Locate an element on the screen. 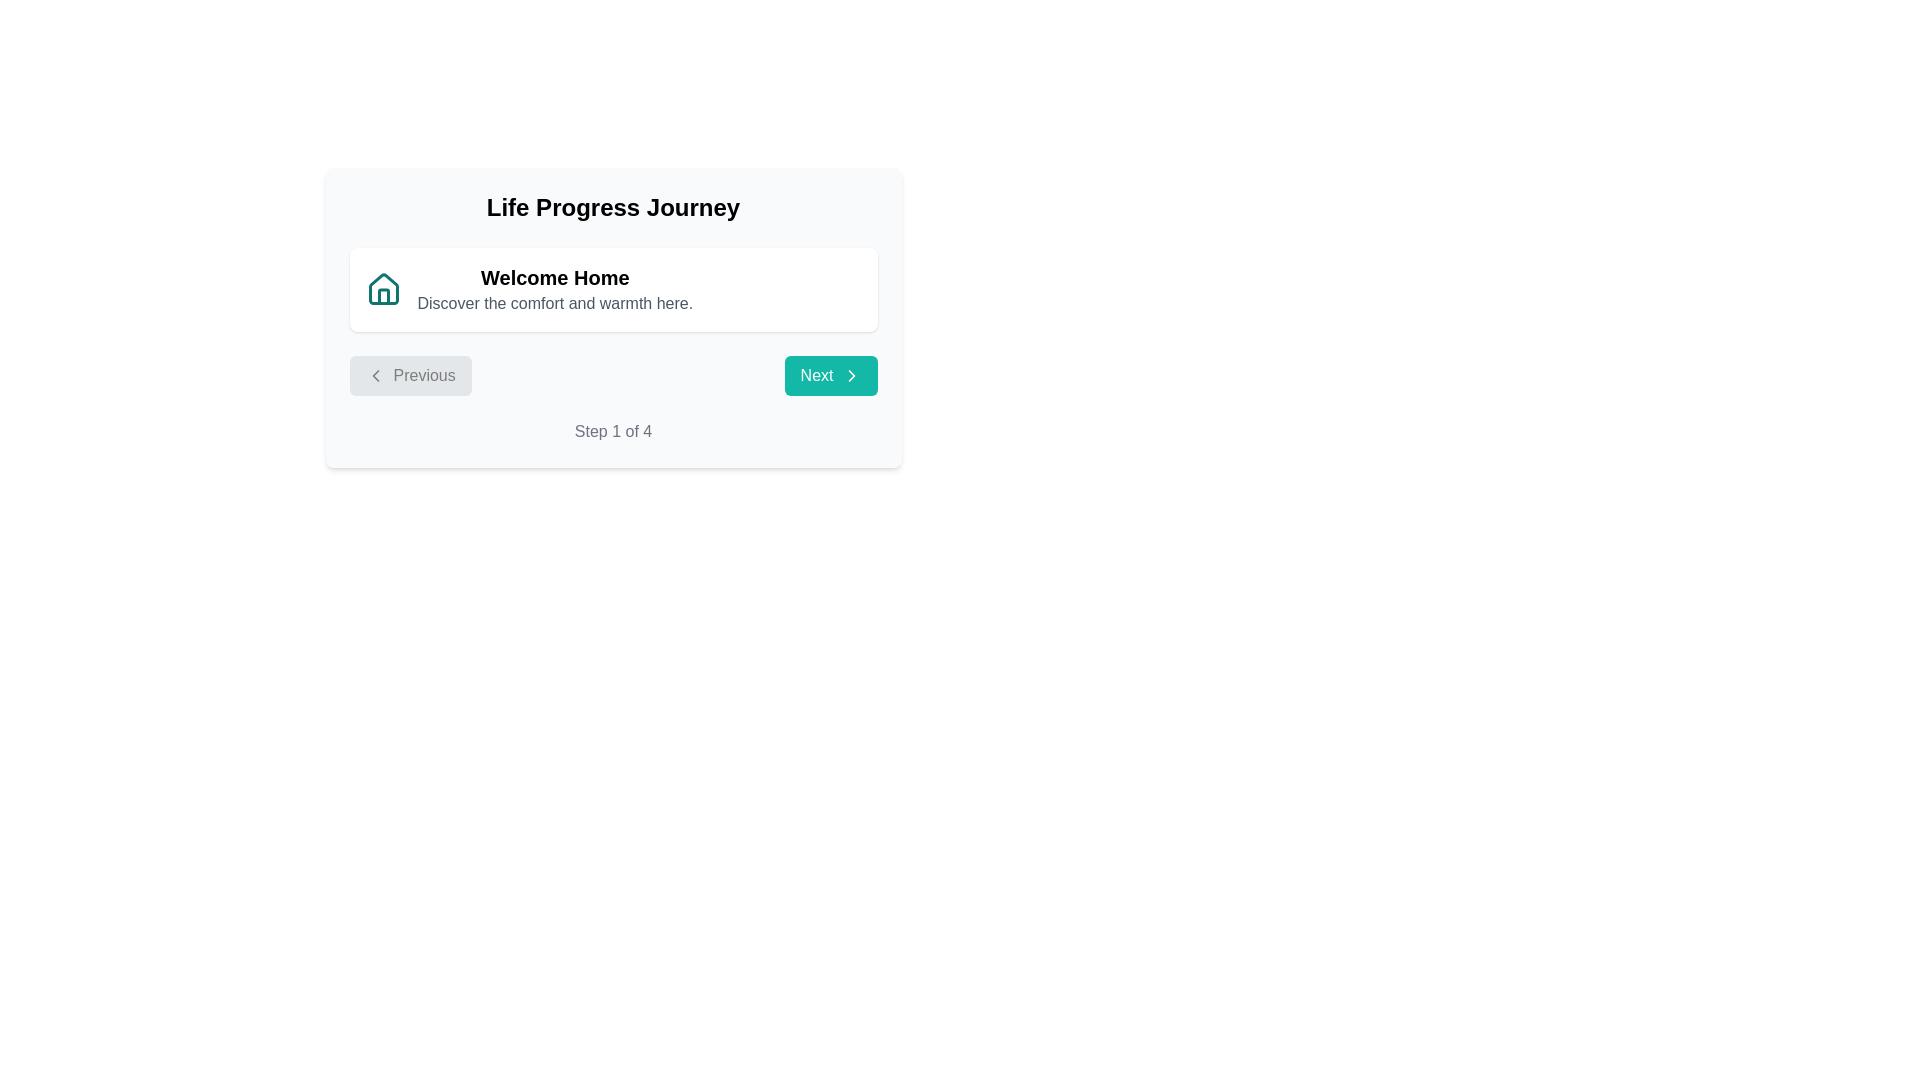 This screenshot has height=1080, width=1920. the decorative 'Home' icon located within a white, rounded rectangular card, positioned to the left of the 'Welcome Home' text block is located at coordinates (383, 289).